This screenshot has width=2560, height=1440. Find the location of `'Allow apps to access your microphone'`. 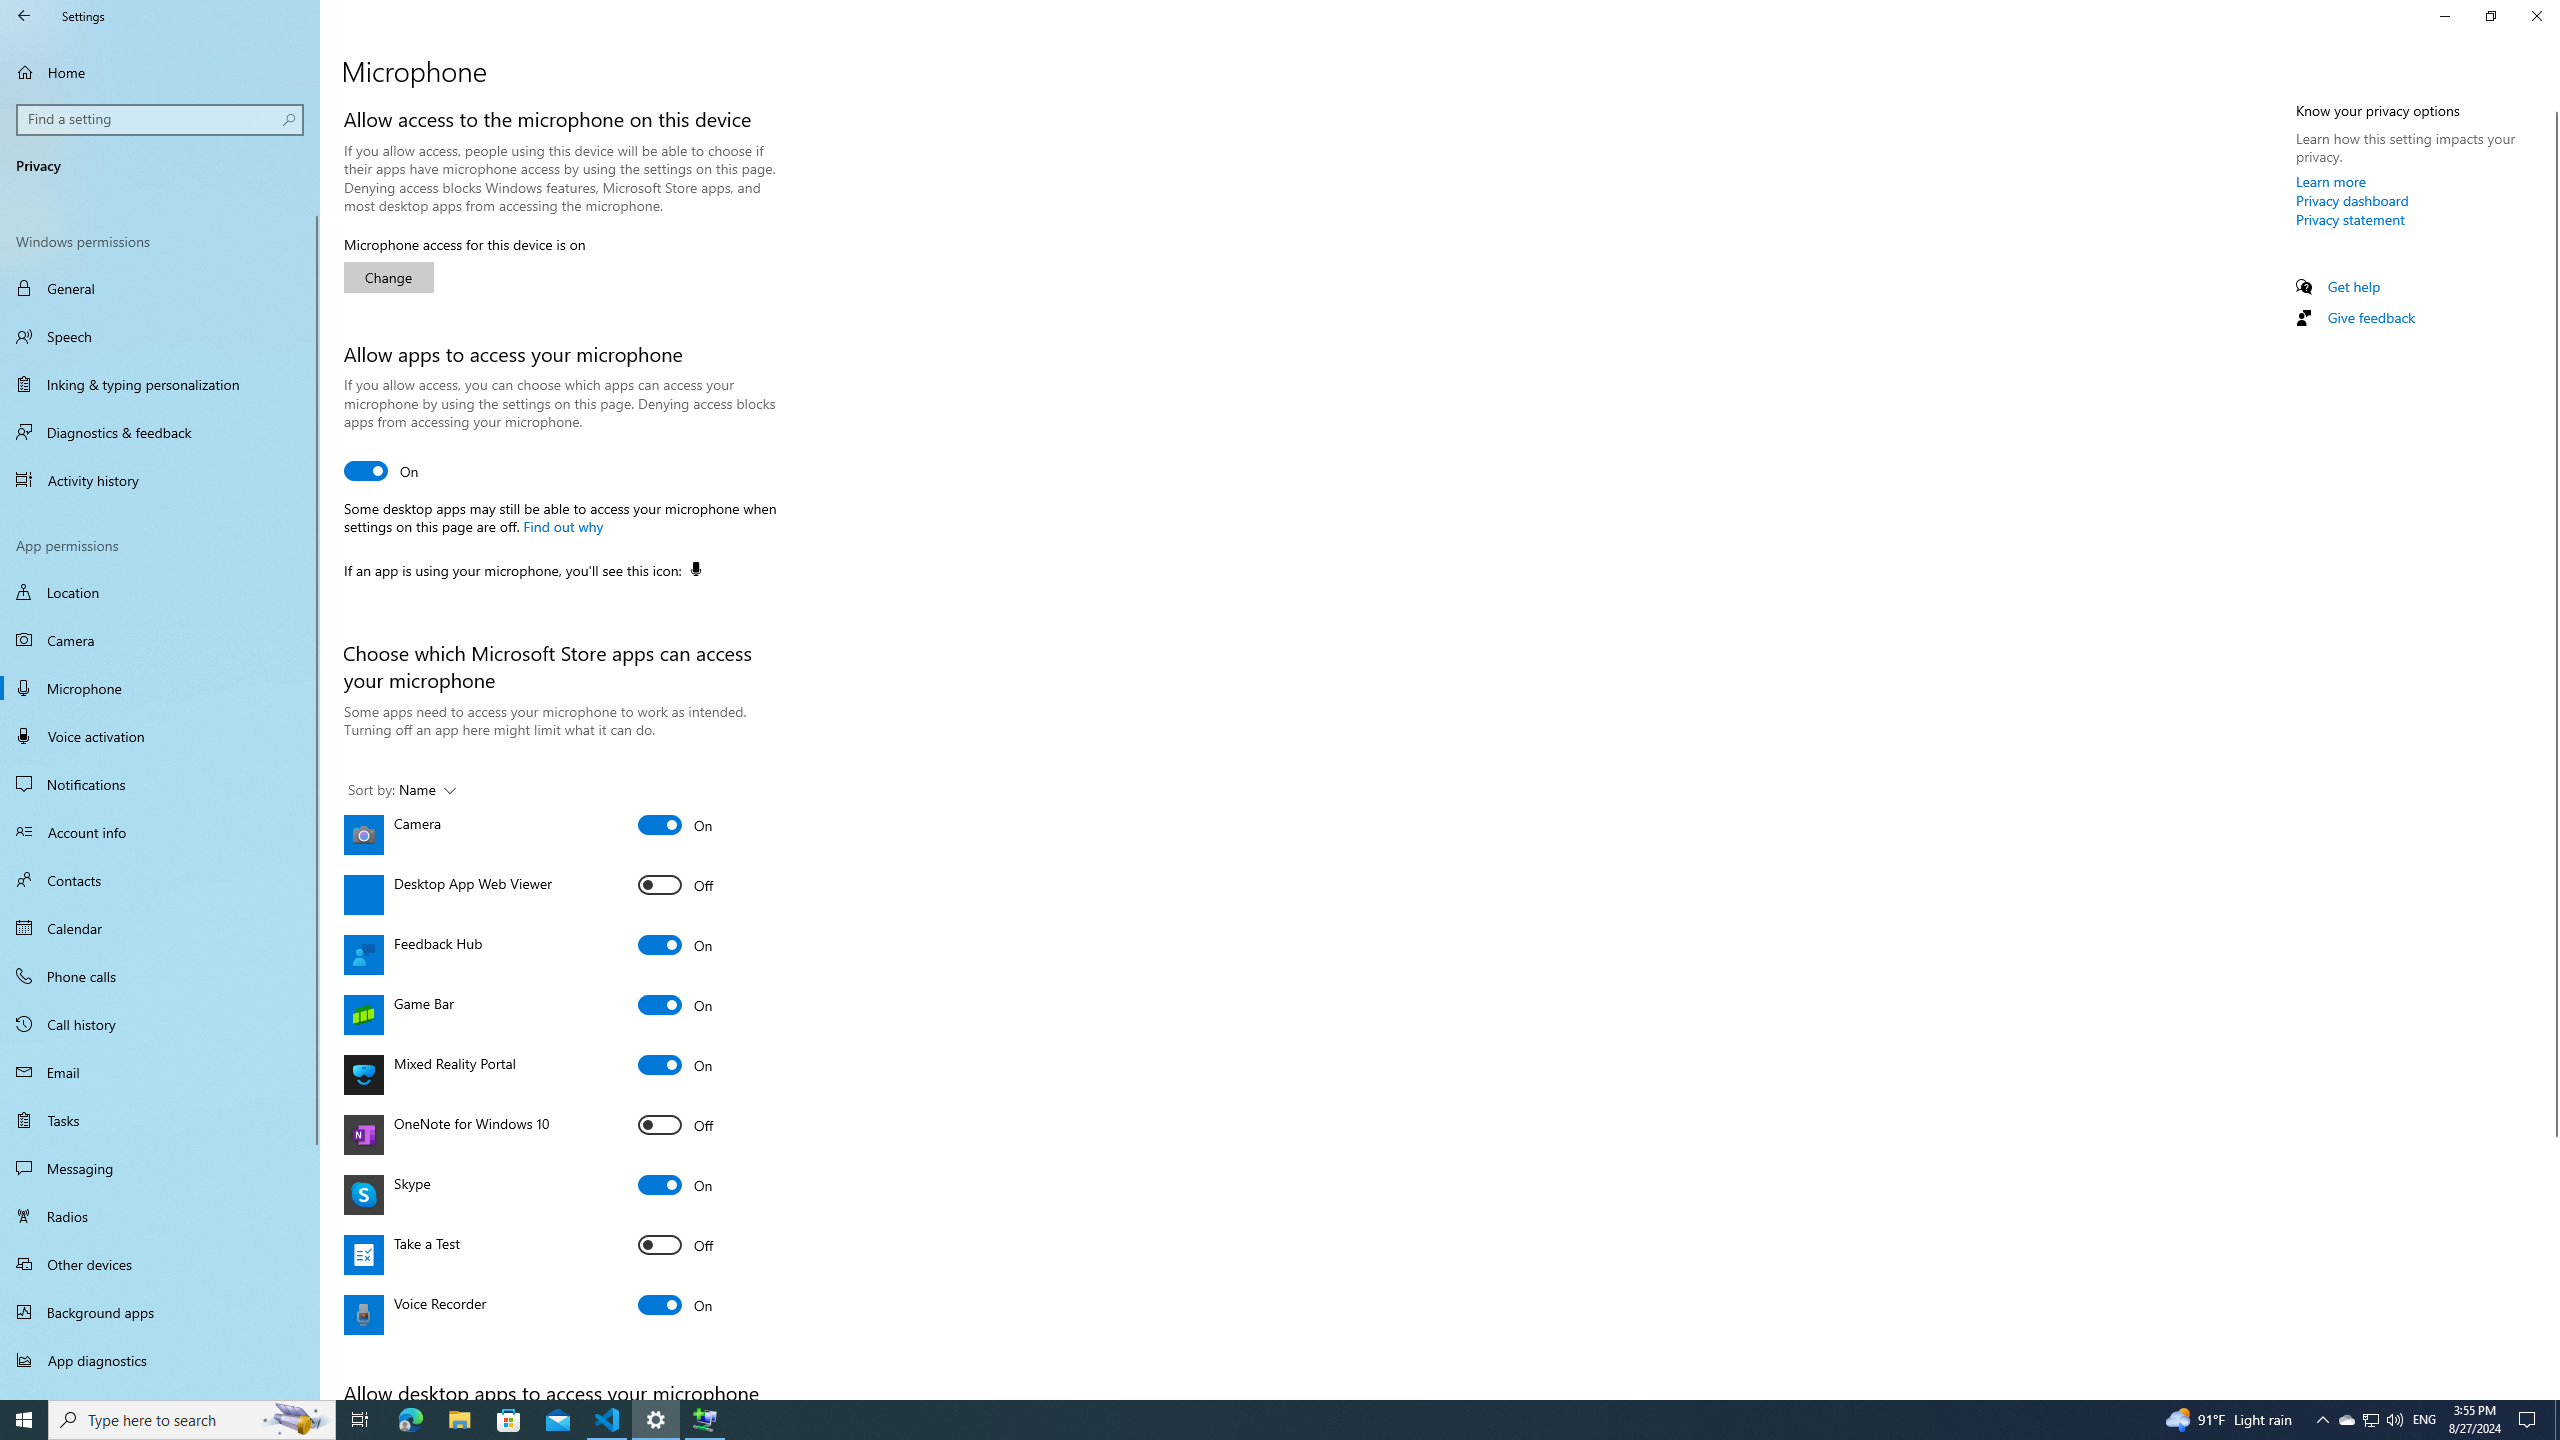

'Allow apps to access your microphone' is located at coordinates (380, 470).